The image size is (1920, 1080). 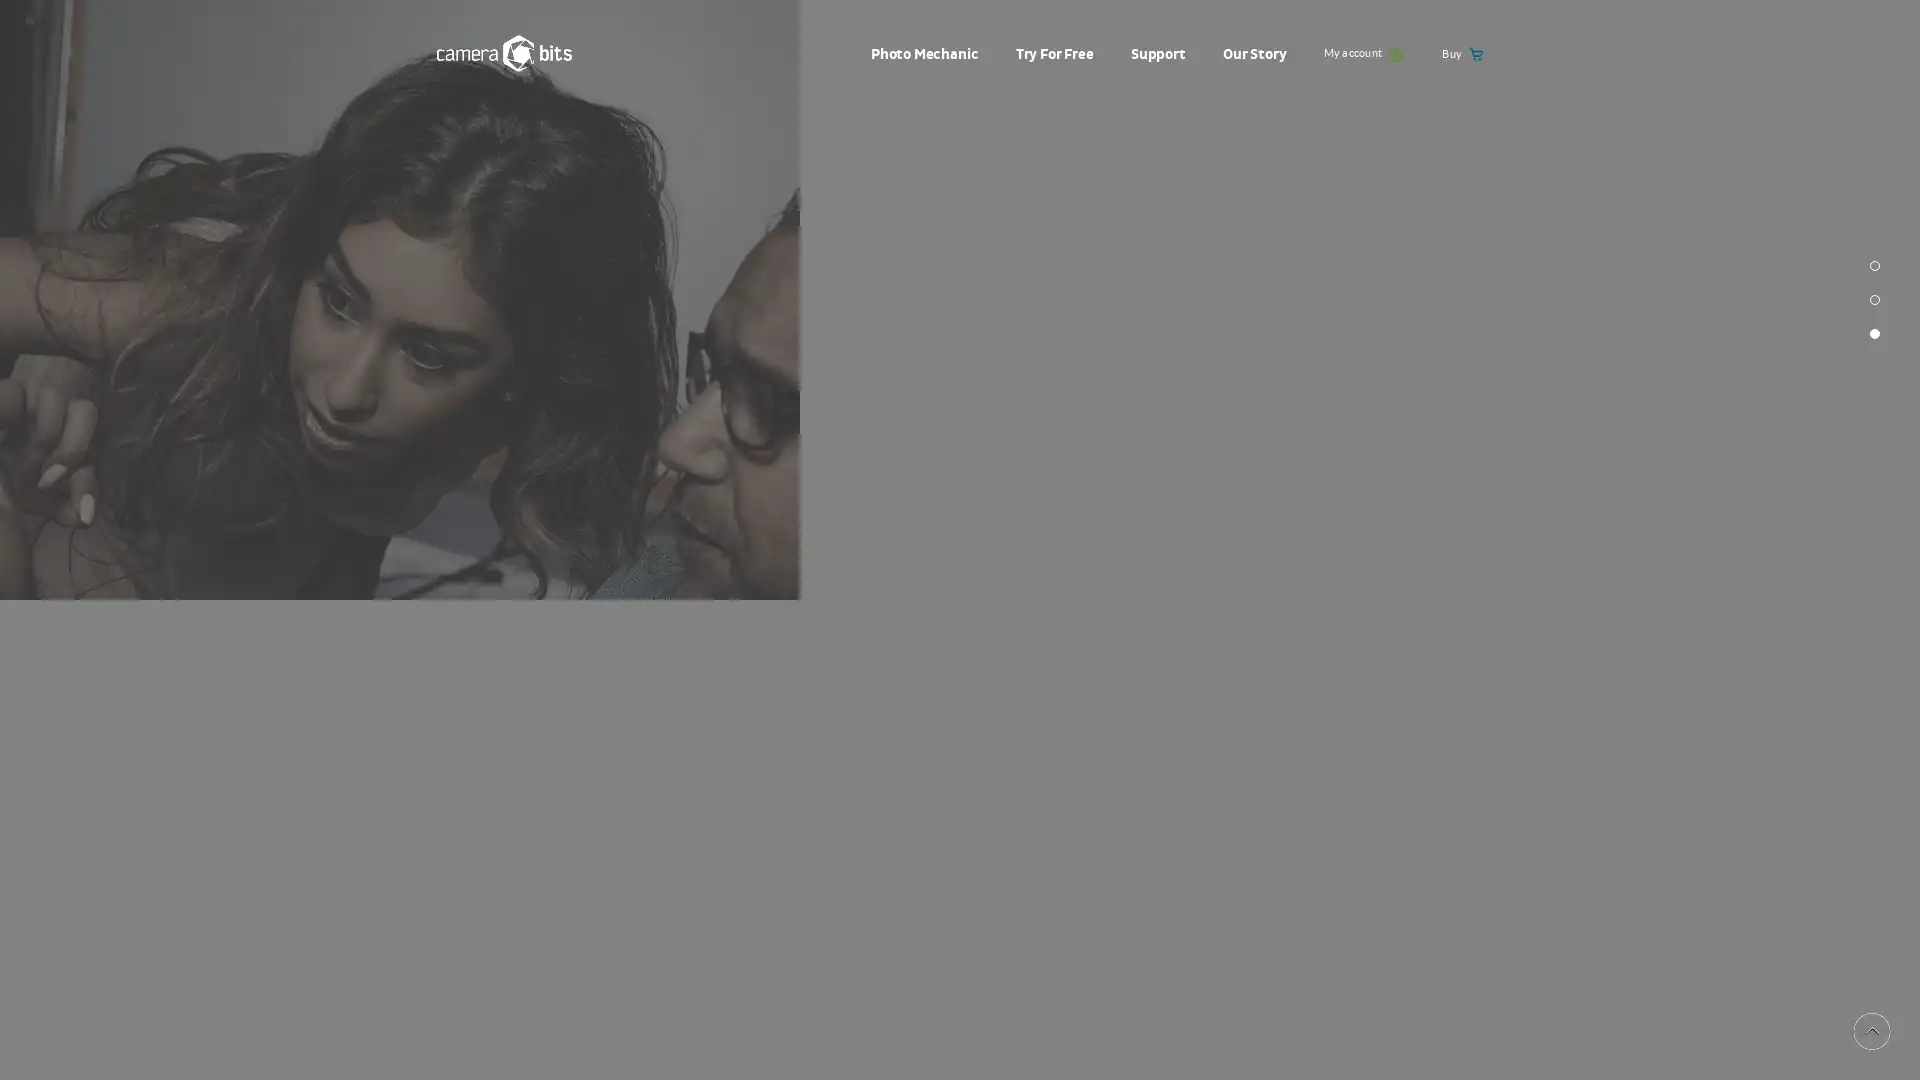 I want to click on 2, so click(x=1874, y=540).